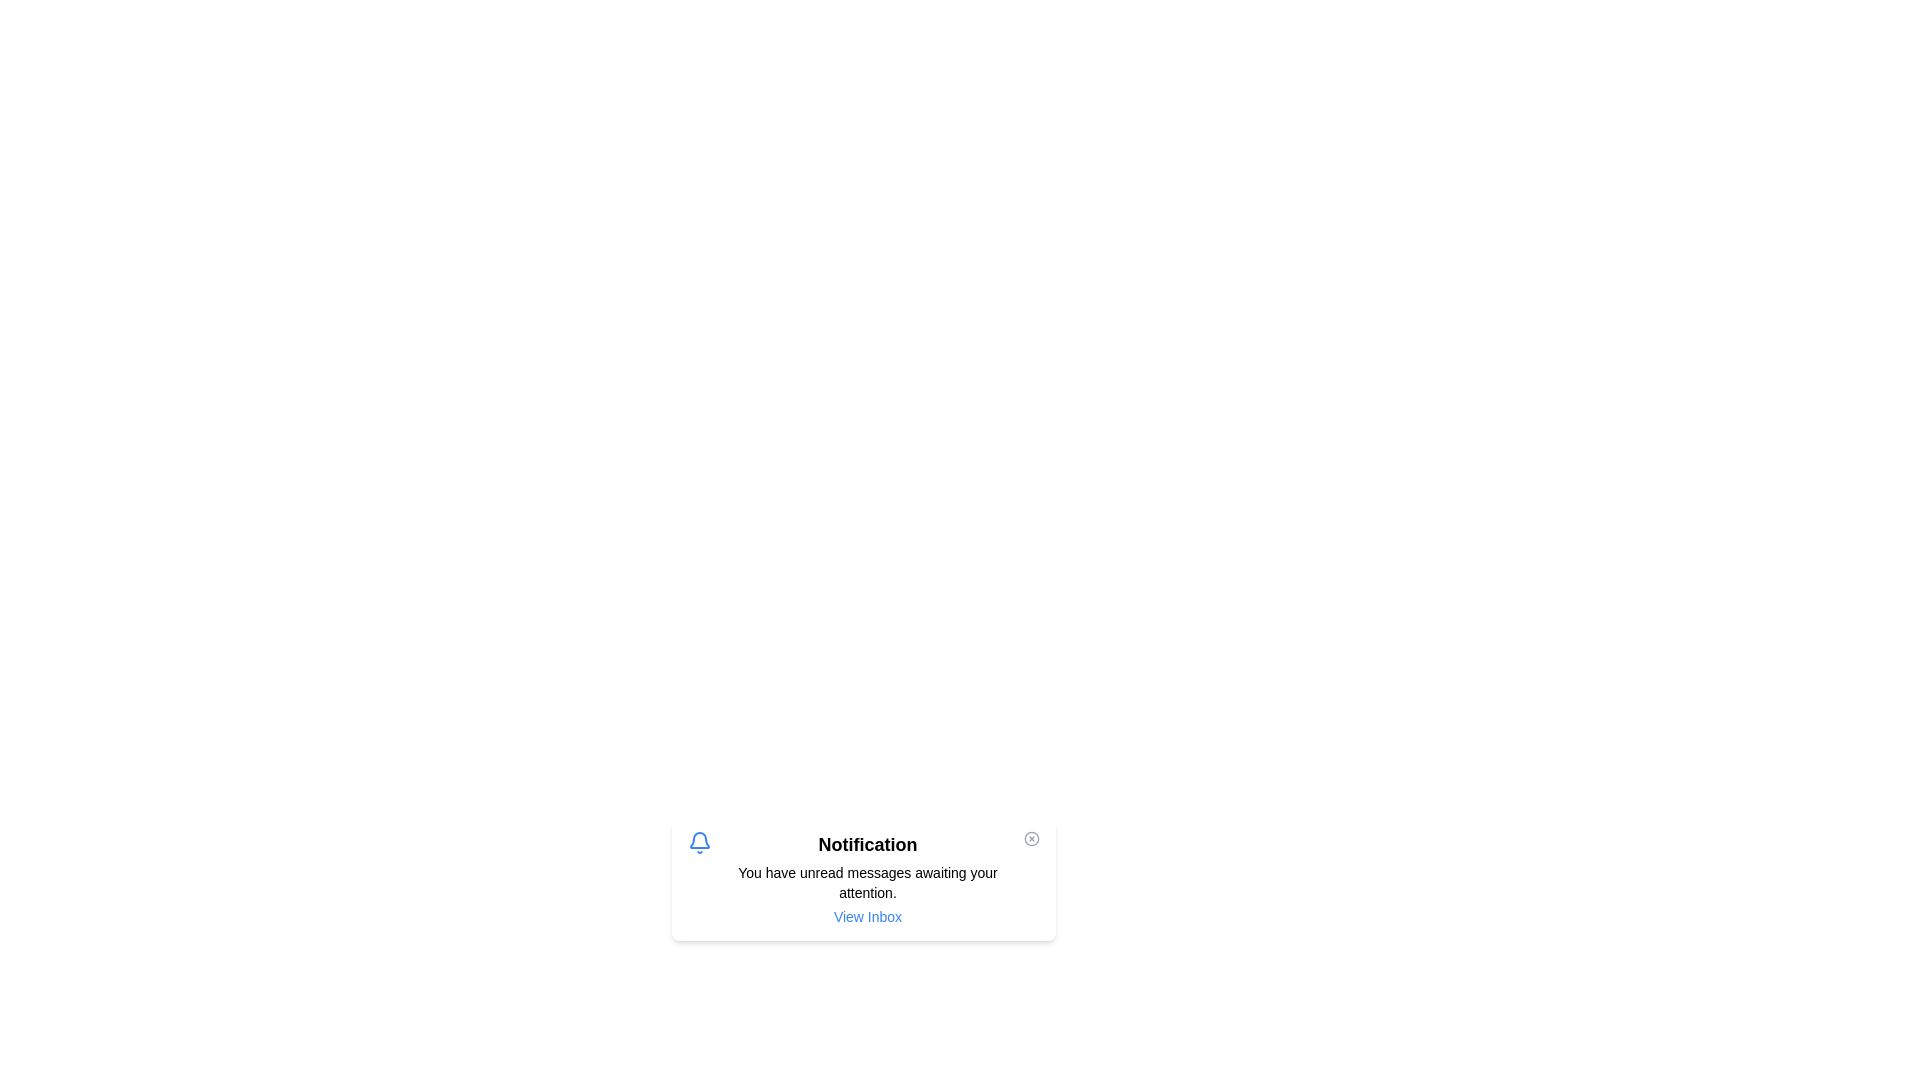 The height and width of the screenshot is (1080, 1920). Describe the element at coordinates (868, 844) in the screenshot. I see `the Text label that serves as the header for the notification section, located at the top of the notification box` at that location.